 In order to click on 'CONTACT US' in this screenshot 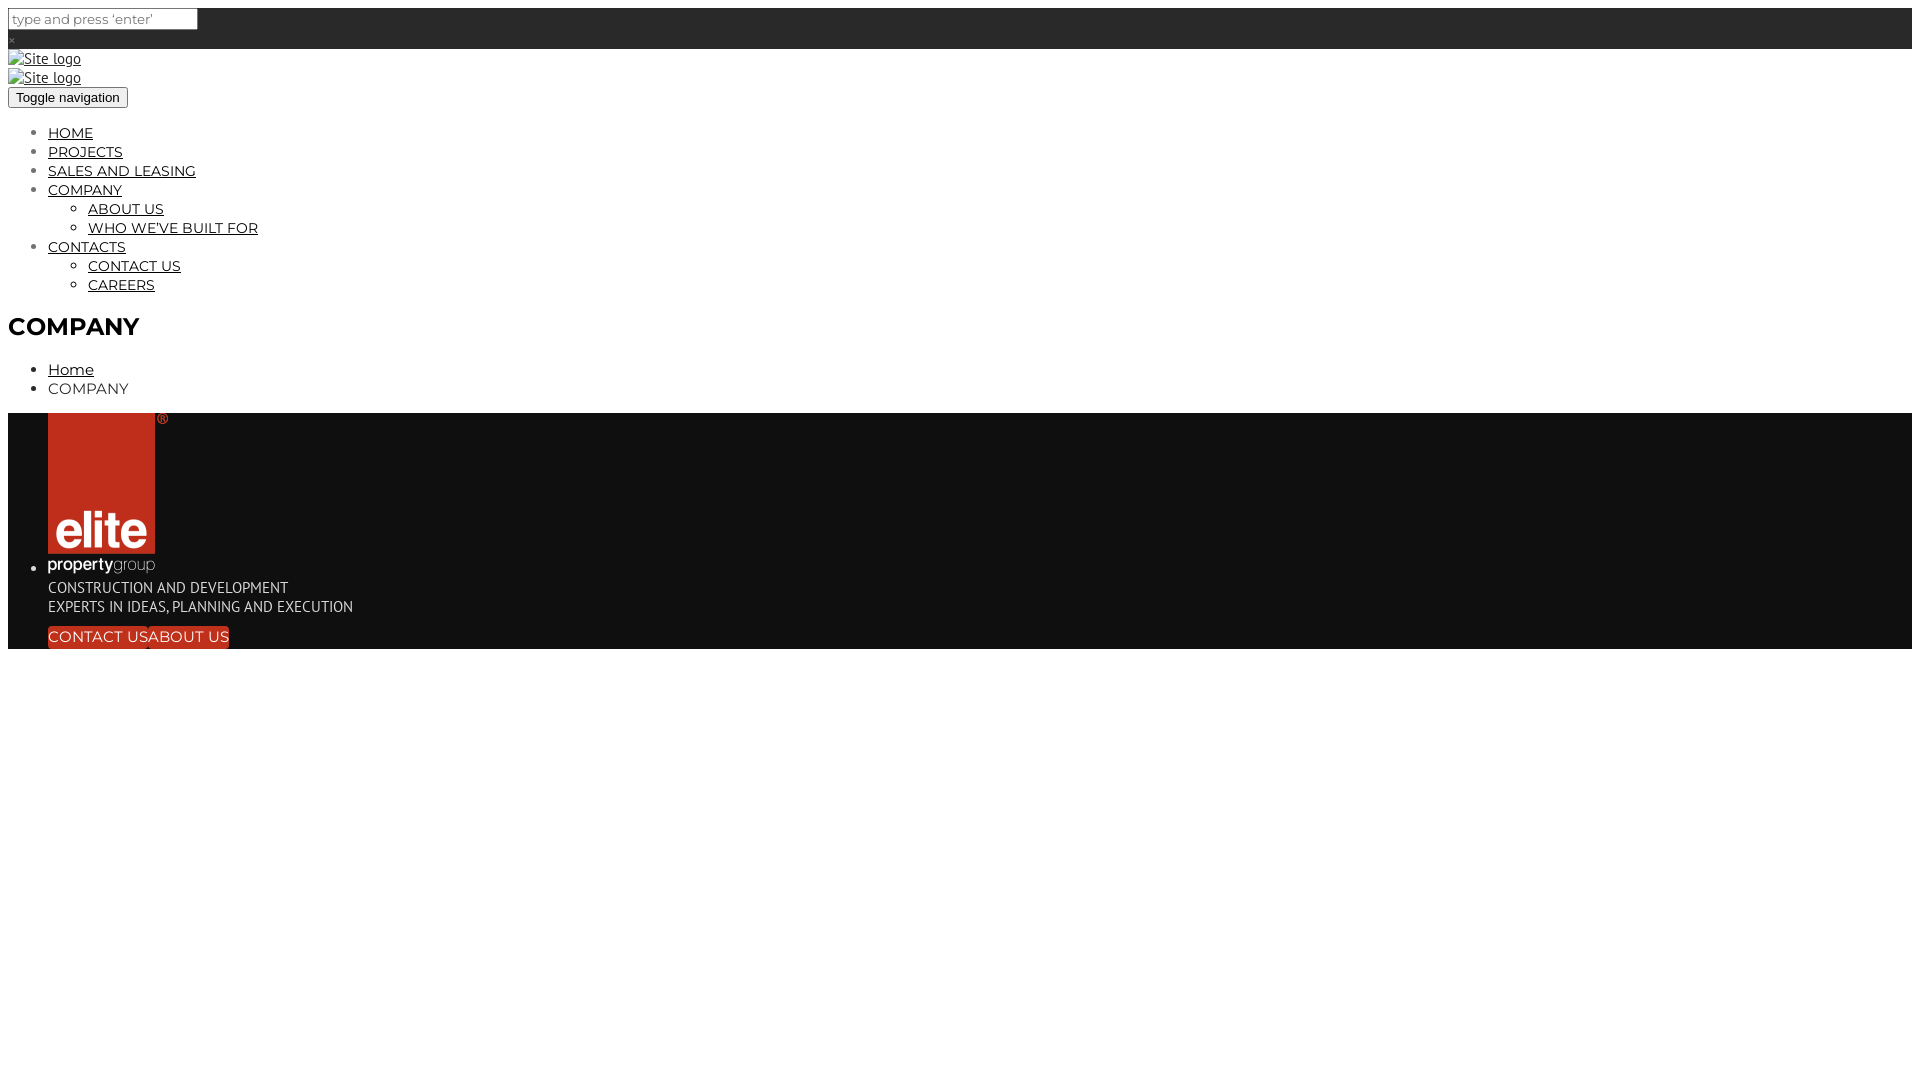, I will do `click(133, 265)`.